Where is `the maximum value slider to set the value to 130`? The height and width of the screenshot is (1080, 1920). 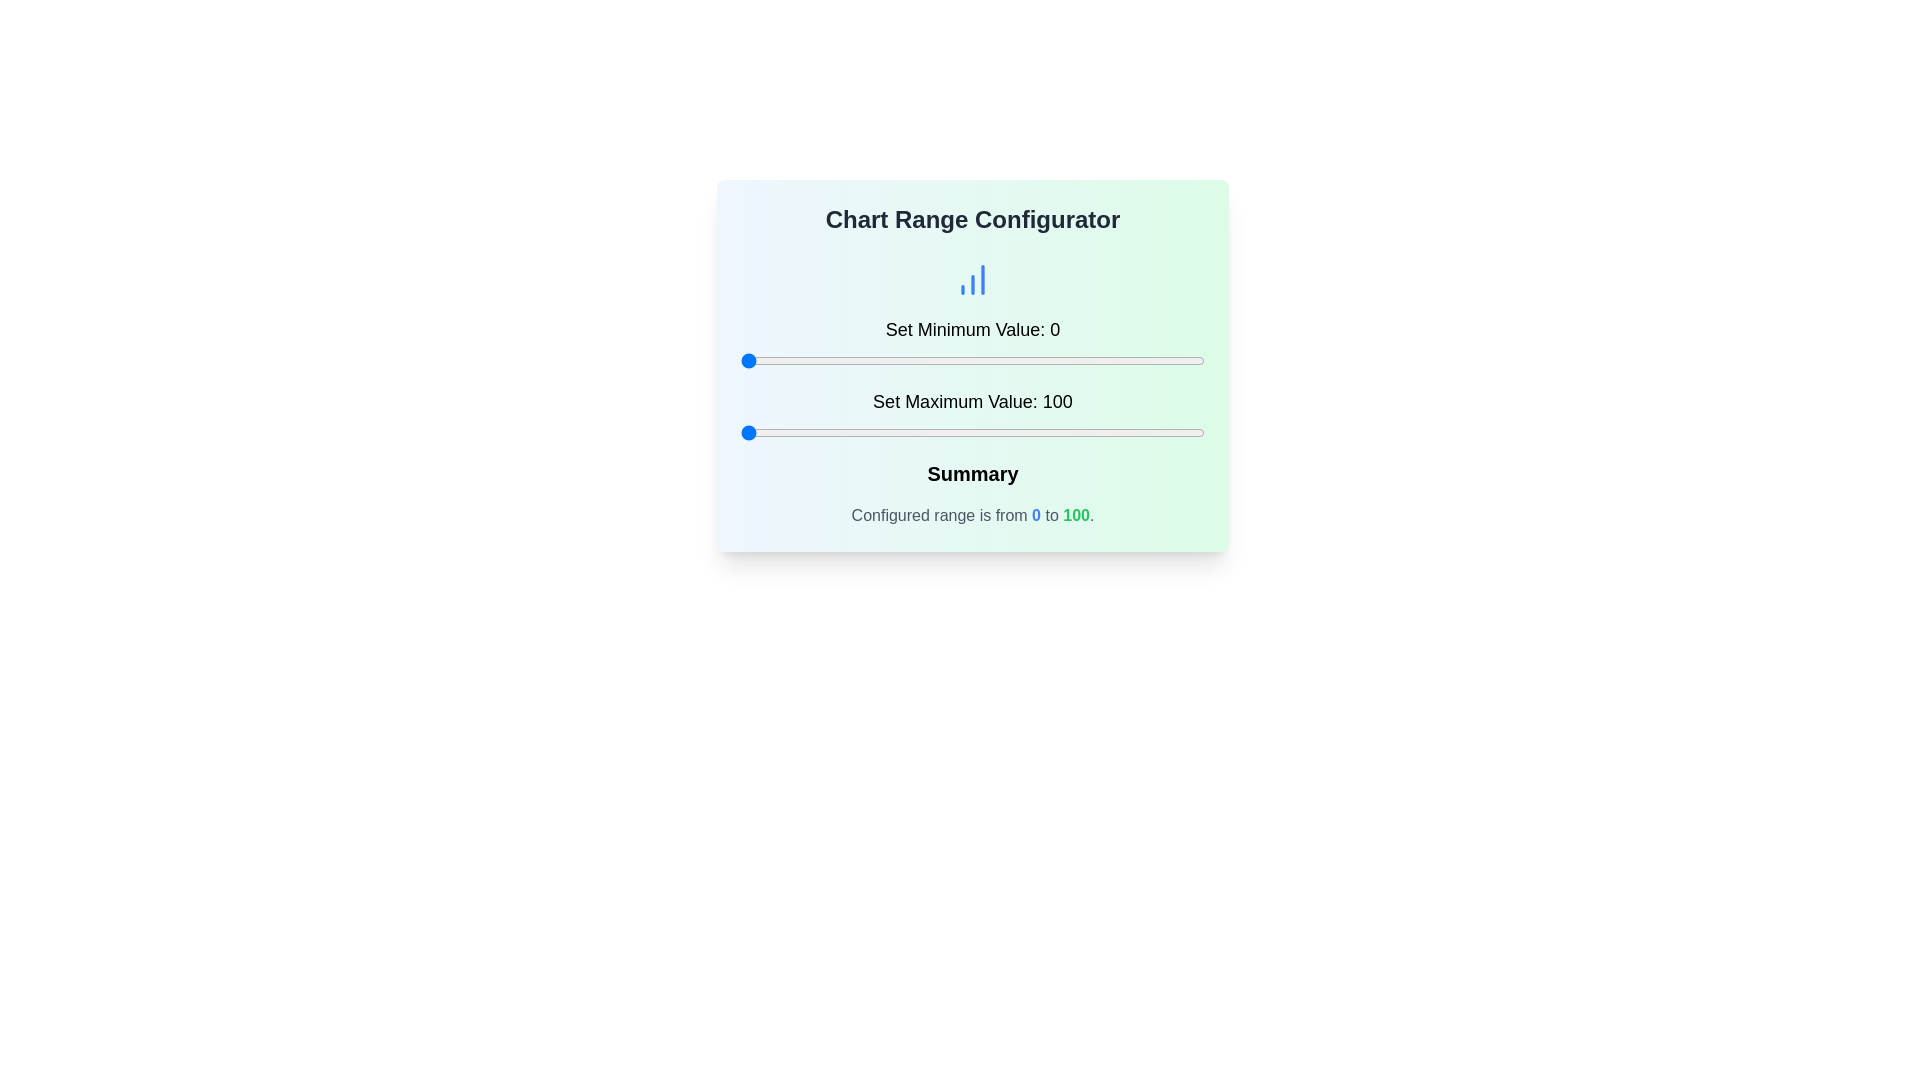 the maximum value slider to set the value to 130 is located at coordinates (880, 431).